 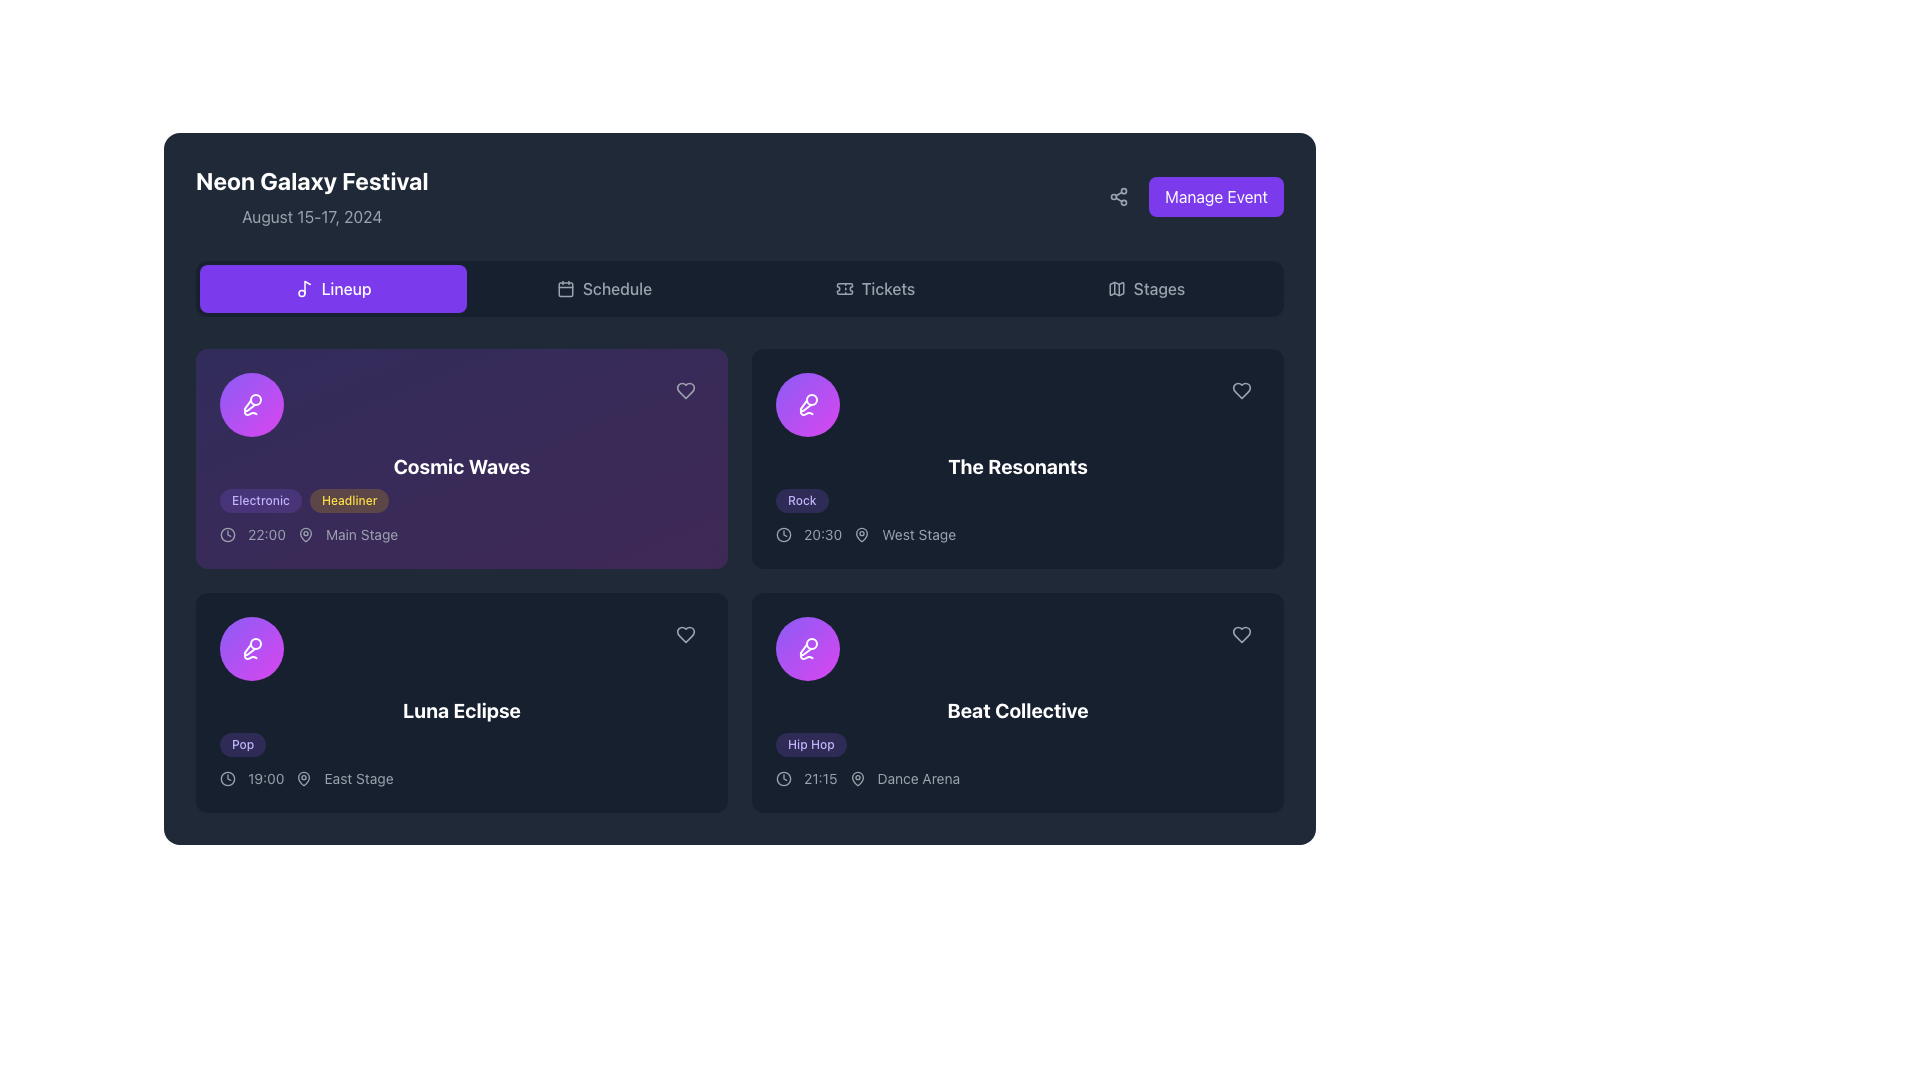 What do you see at coordinates (460, 500) in the screenshot?
I see `the labels of the pill-shaped badges labeled 'Electronic' and 'Headliner' within the 'Cosmic Waves' event card, located in the top-left section of the layout` at bounding box center [460, 500].